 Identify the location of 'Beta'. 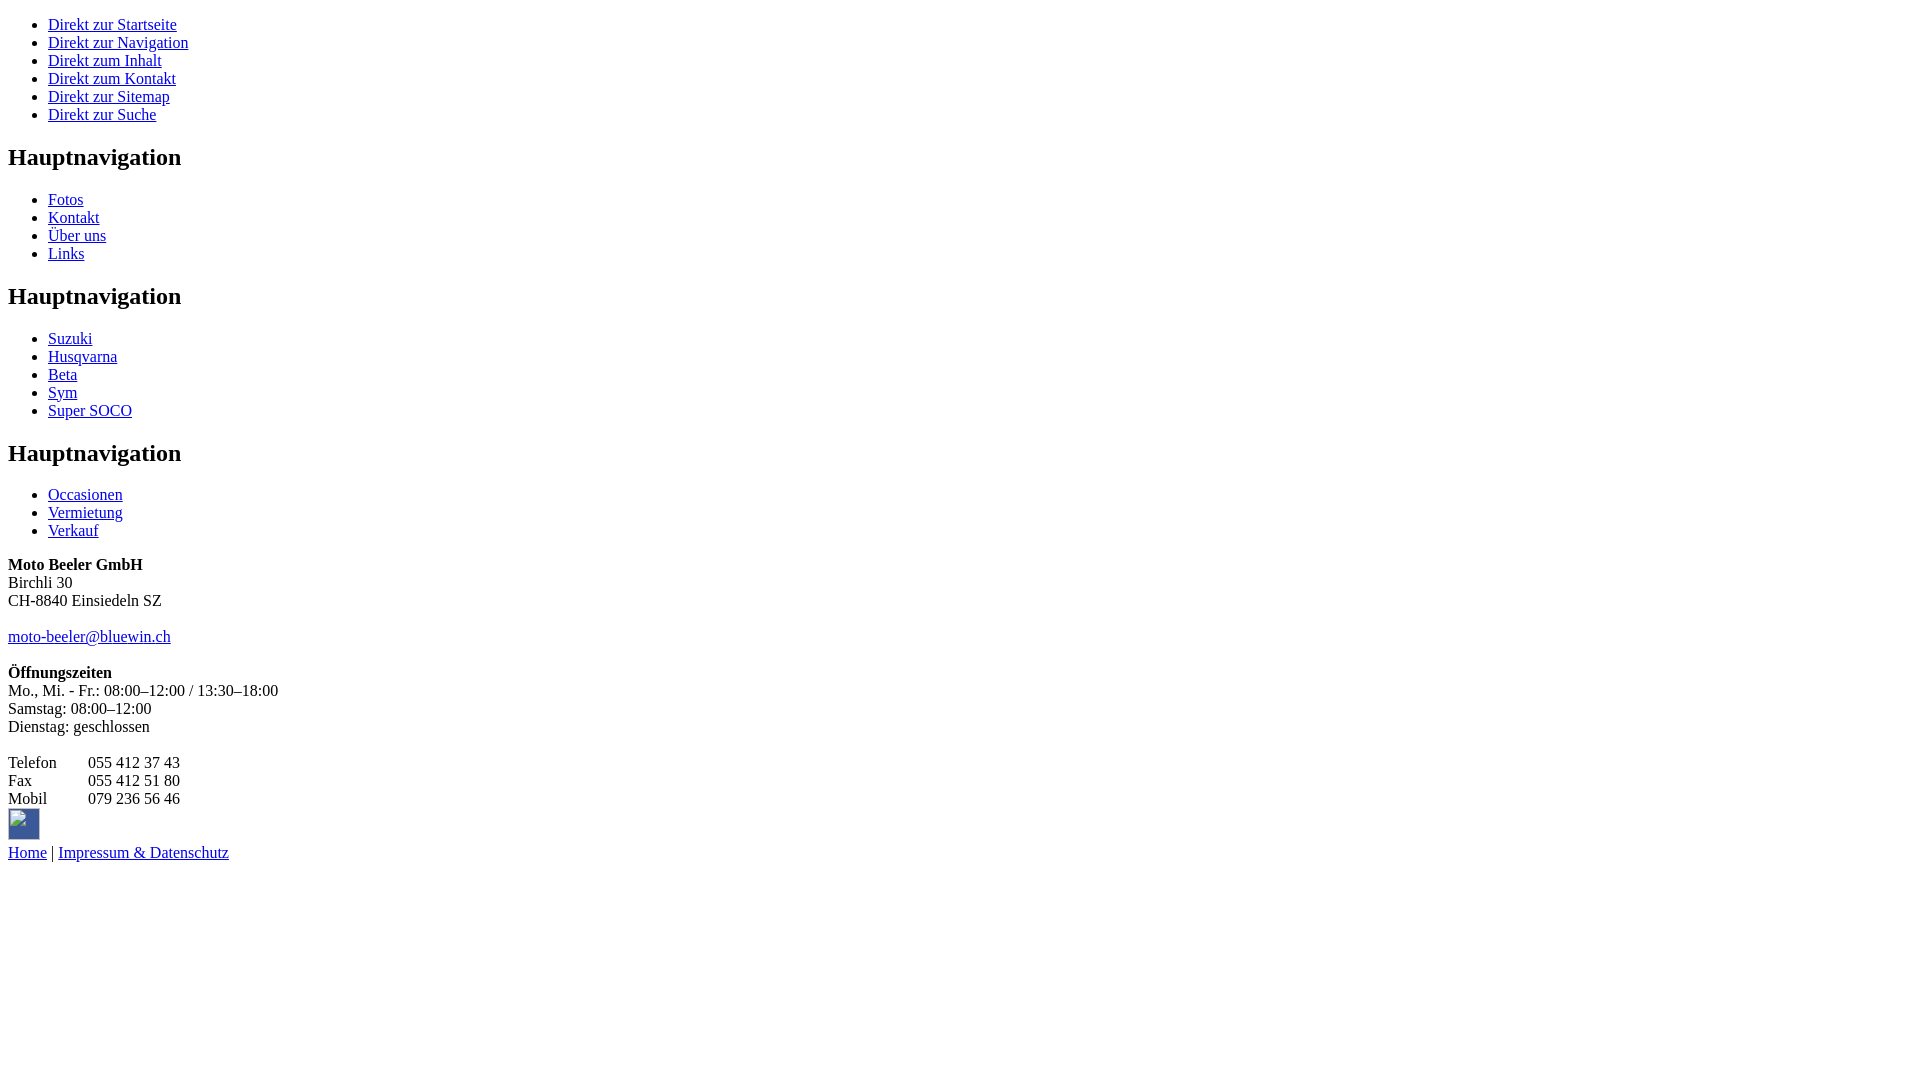
(62, 374).